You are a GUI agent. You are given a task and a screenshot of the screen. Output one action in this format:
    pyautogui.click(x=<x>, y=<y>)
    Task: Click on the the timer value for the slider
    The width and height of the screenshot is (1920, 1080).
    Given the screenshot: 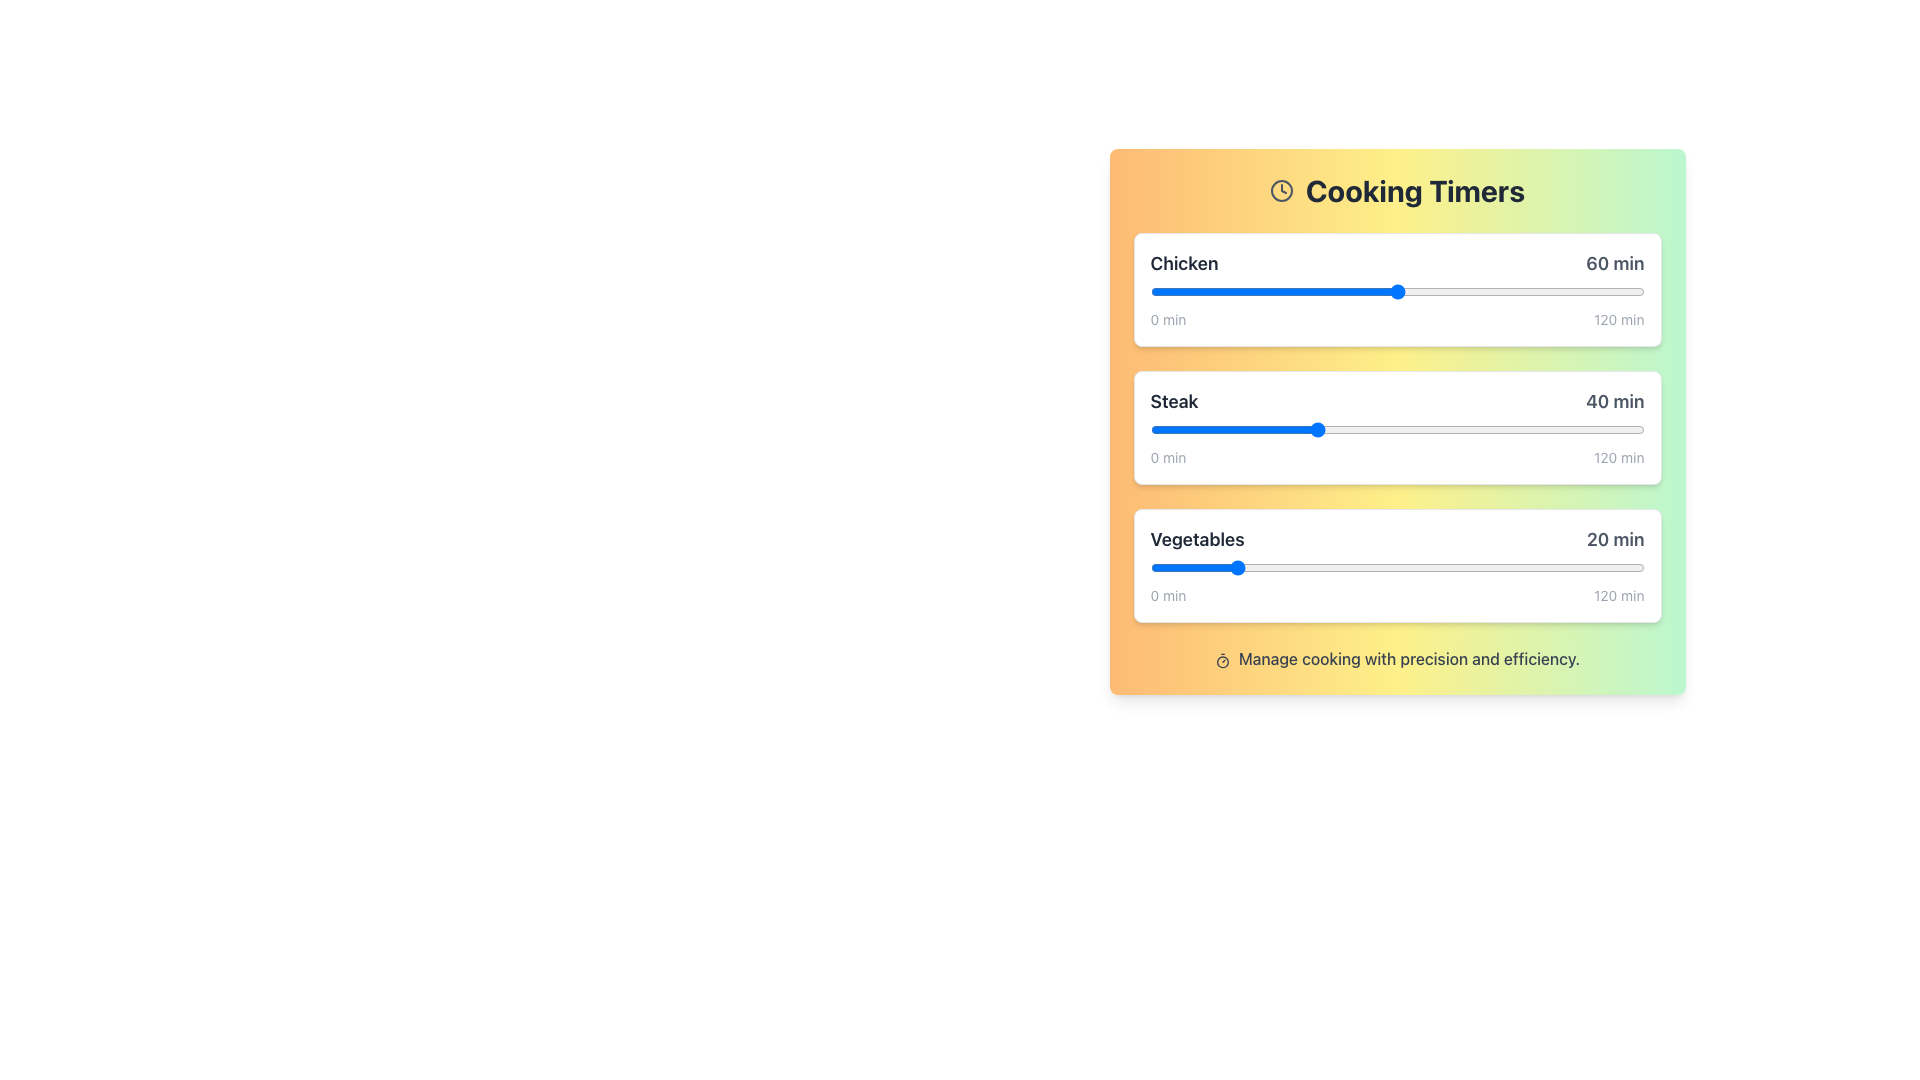 What is the action you would take?
    pyautogui.click(x=1615, y=428)
    